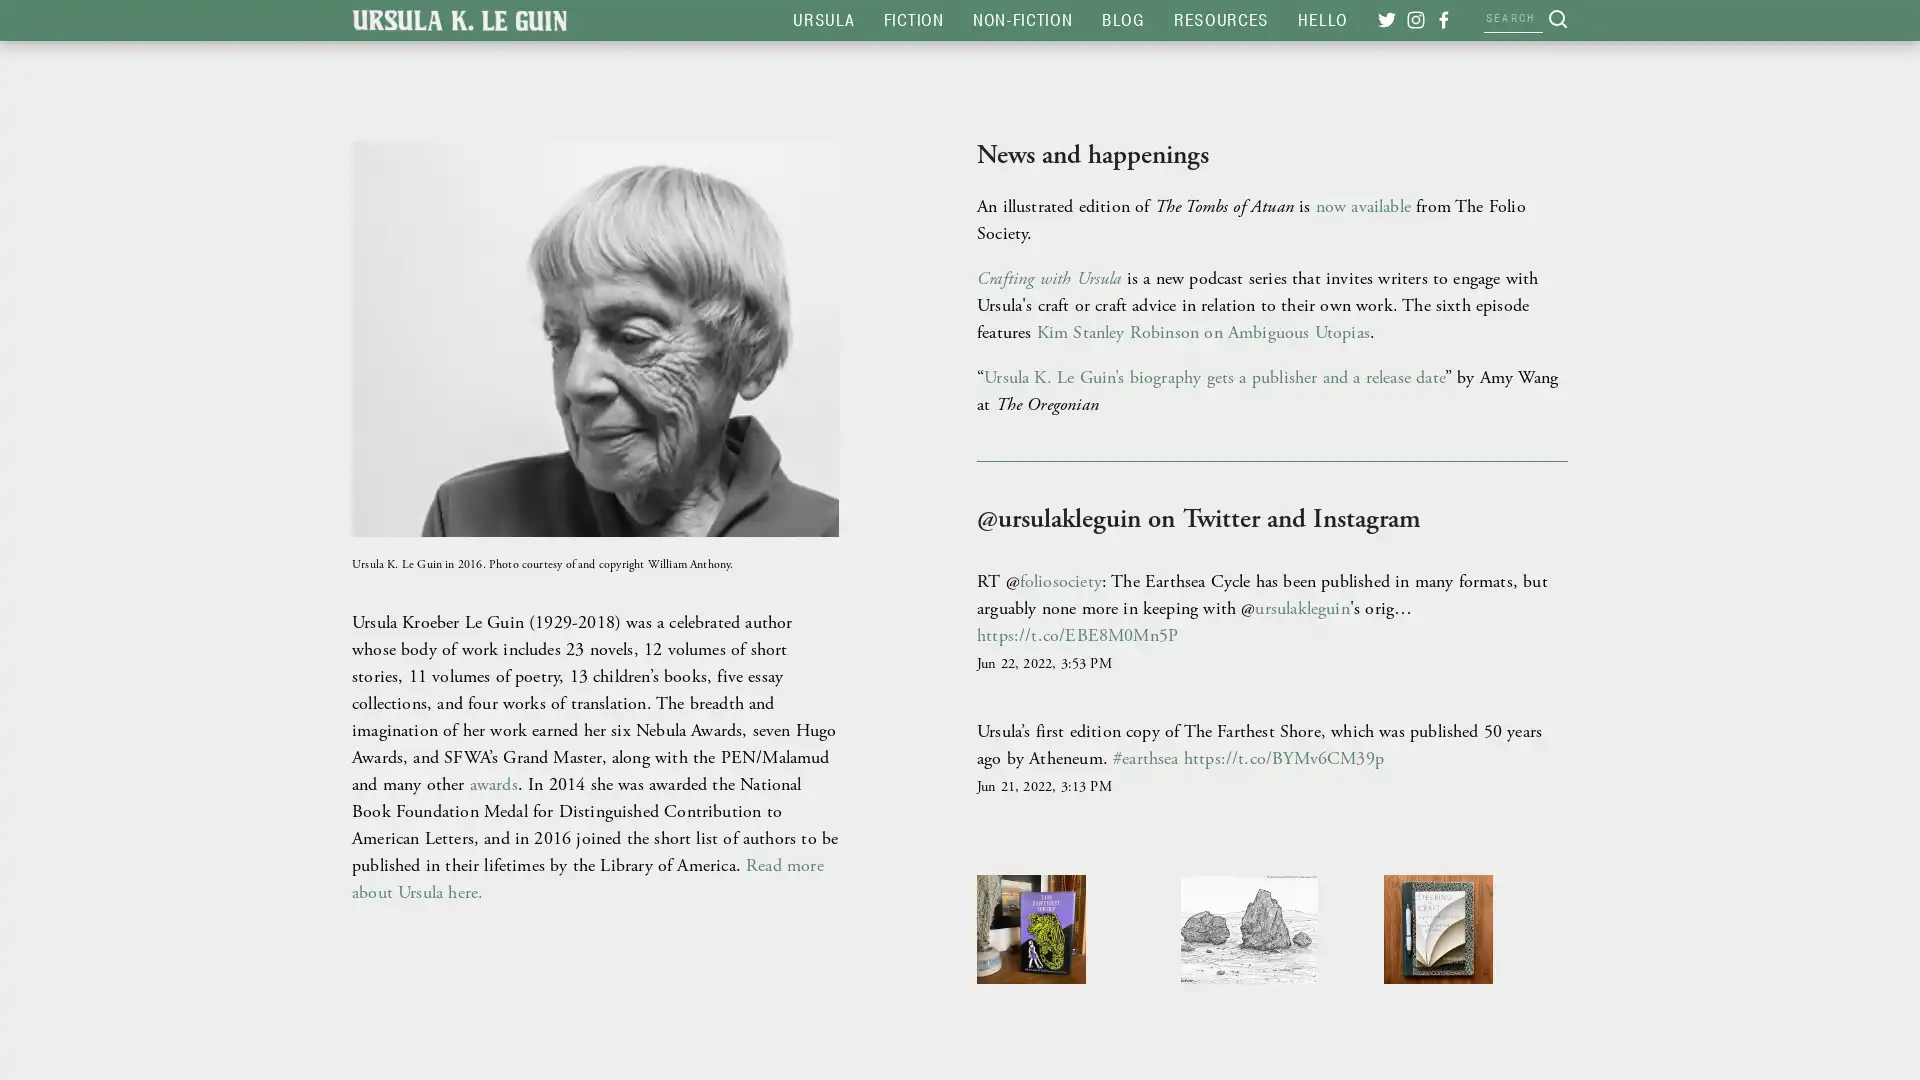 The height and width of the screenshot is (1080, 1920). What do you see at coordinates (1066, 964) in the screenshot?
I see `View fullsize Ursula&rsquo;s first edition copy of The Farthest Shore, the third book of Earthsea, which celebrates its 50th anniversary this year. #ursulakleguin #ursulaleguin #earthsea #thefarthestshore` at bounding box center [1066, 964].